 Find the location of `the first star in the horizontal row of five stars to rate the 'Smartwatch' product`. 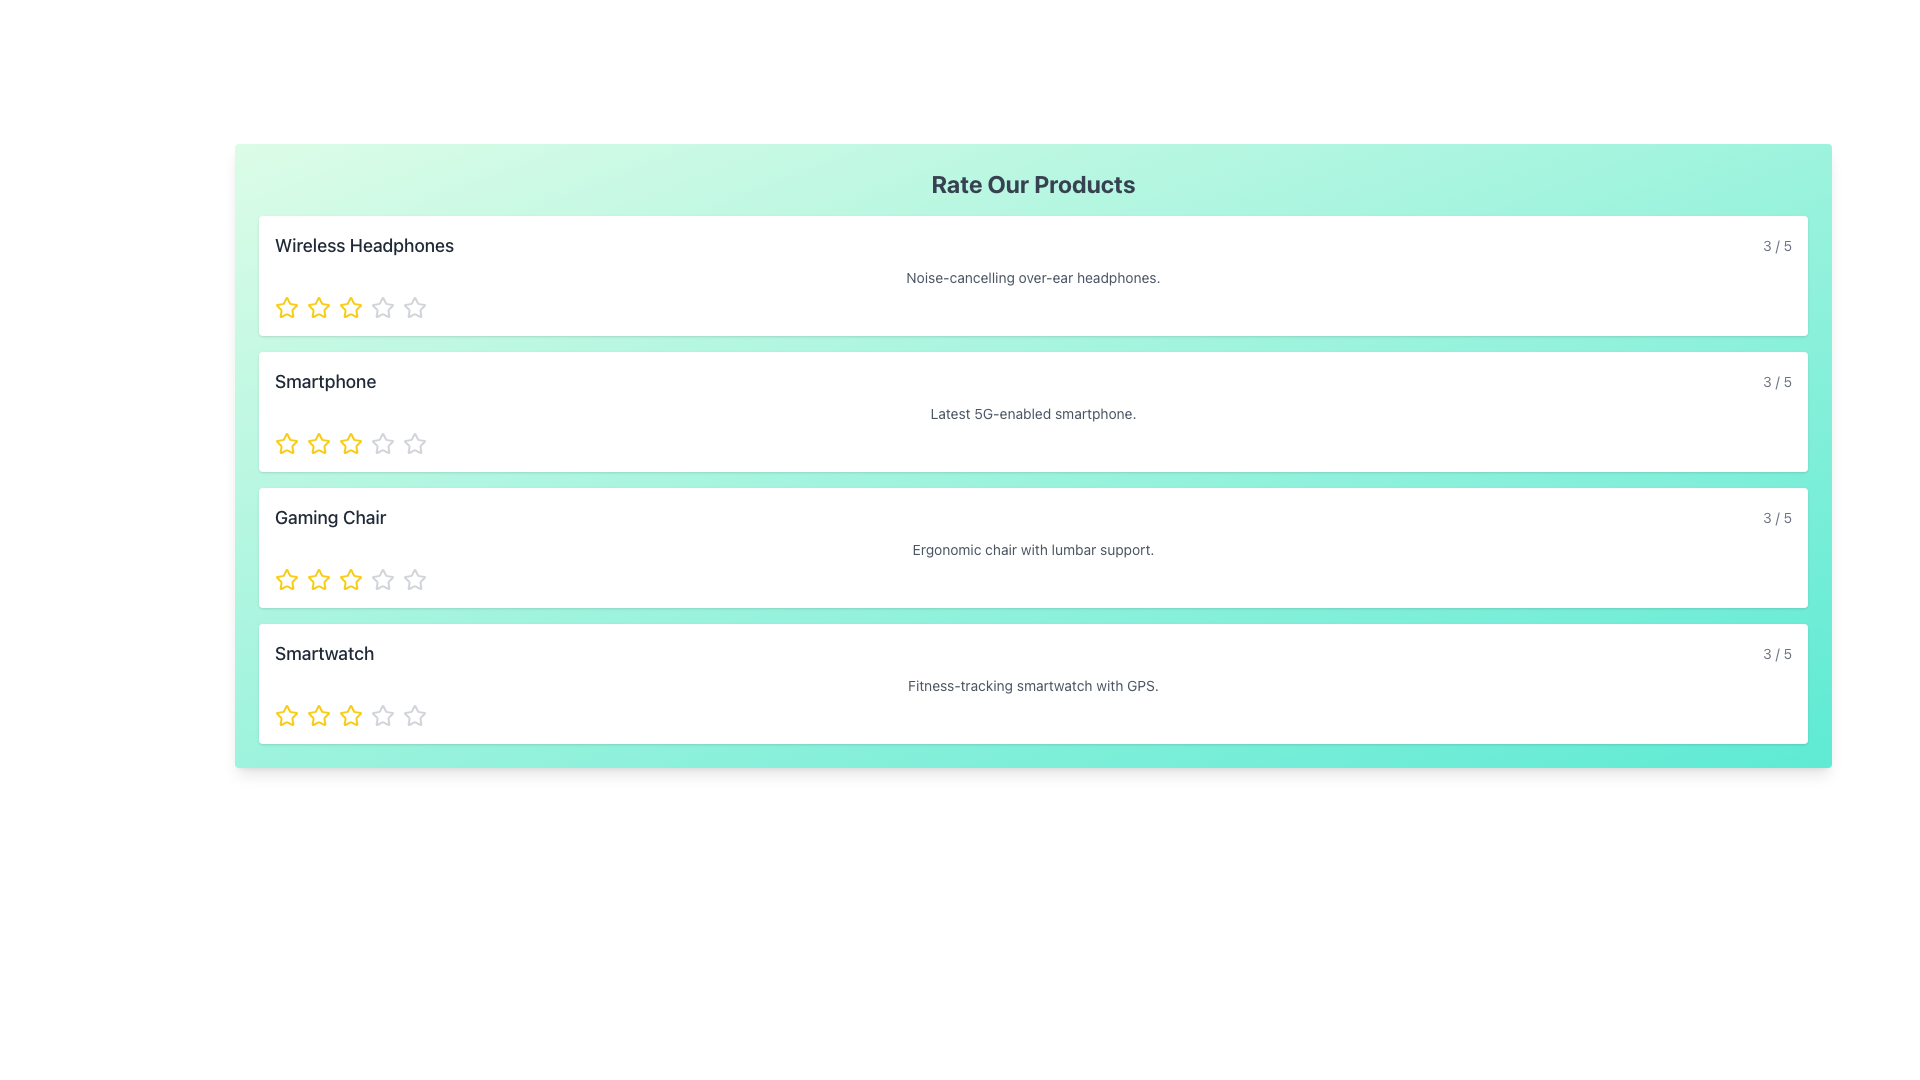

the first star in the horizontal row of five stars to rate the 'Smartwatch' product is located at coordinates (286, 714).